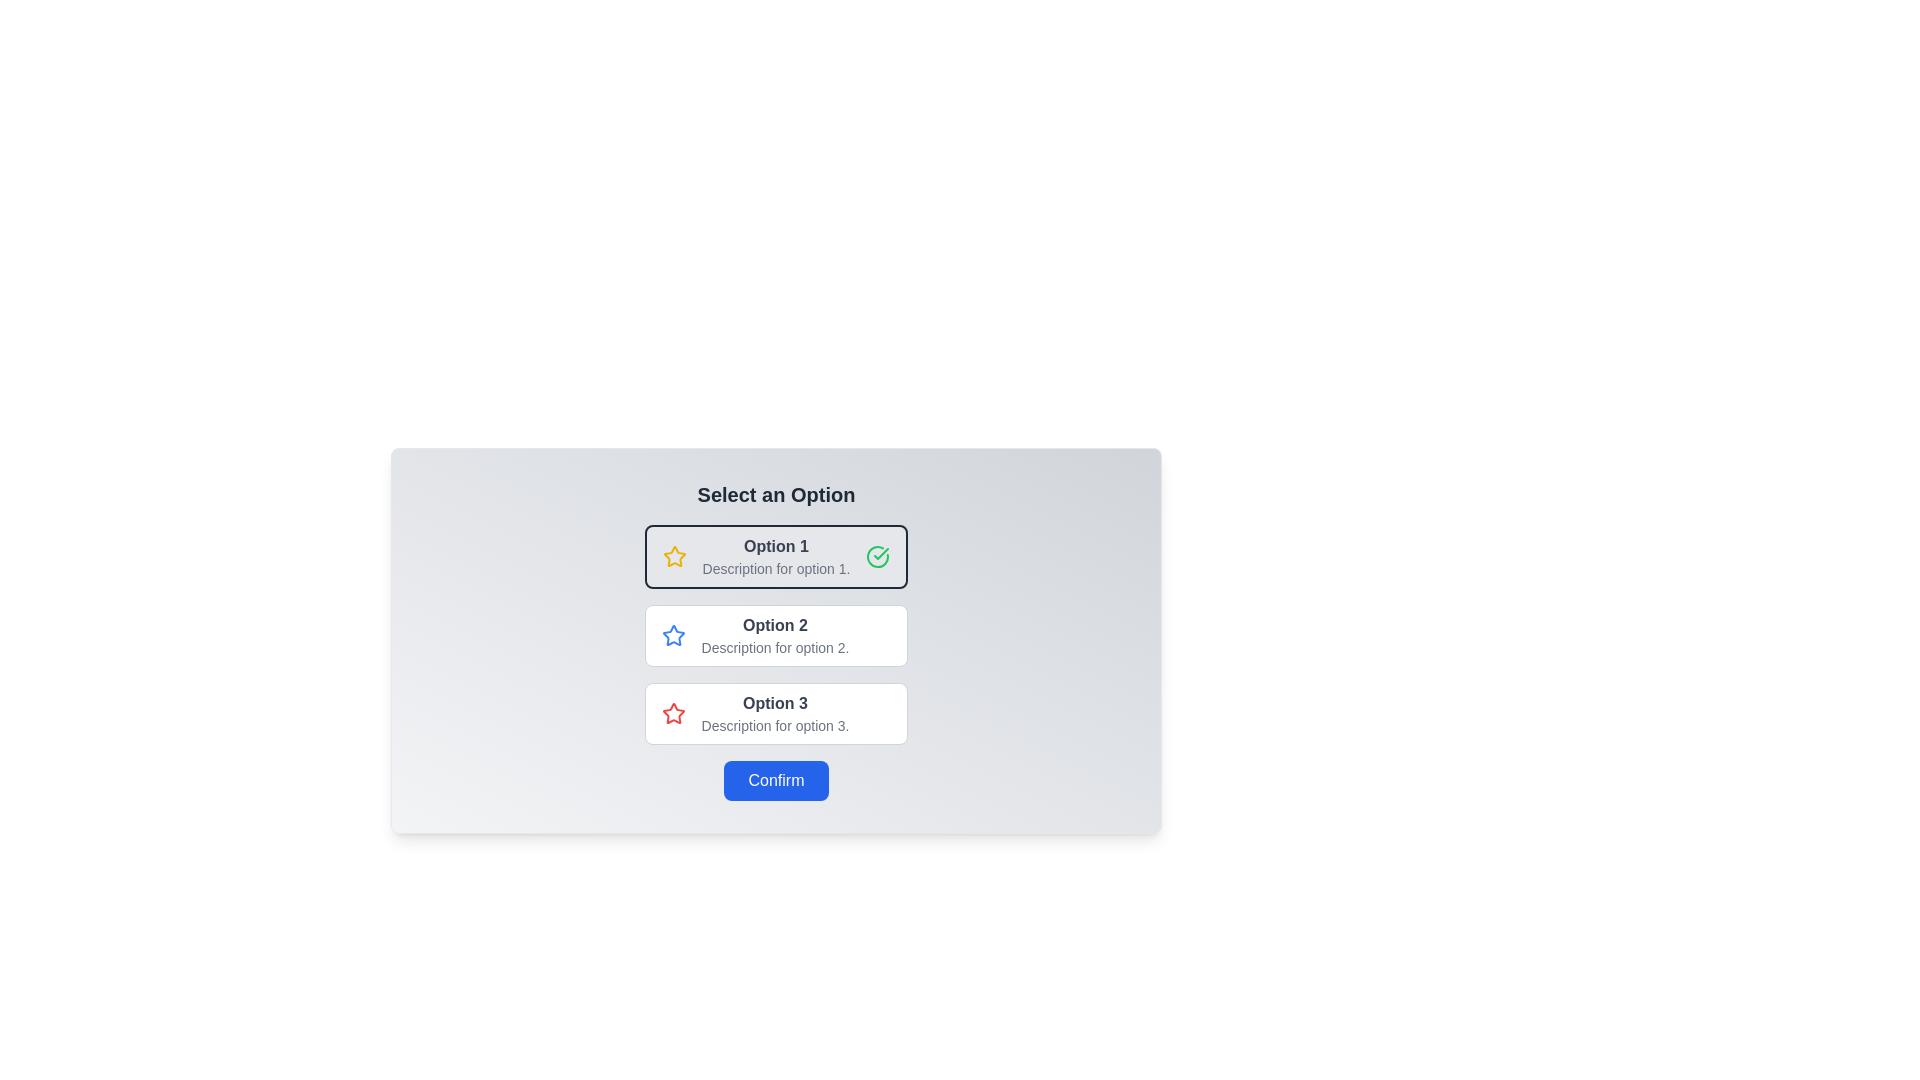 Image resolution: width=1920 pixels, height=1080 pixels. Describe the element at coordinates (774, 712) in the screenshot. I see `the third list item labeled 'Option 3' with a description 'Description for option 3.'` at that location.